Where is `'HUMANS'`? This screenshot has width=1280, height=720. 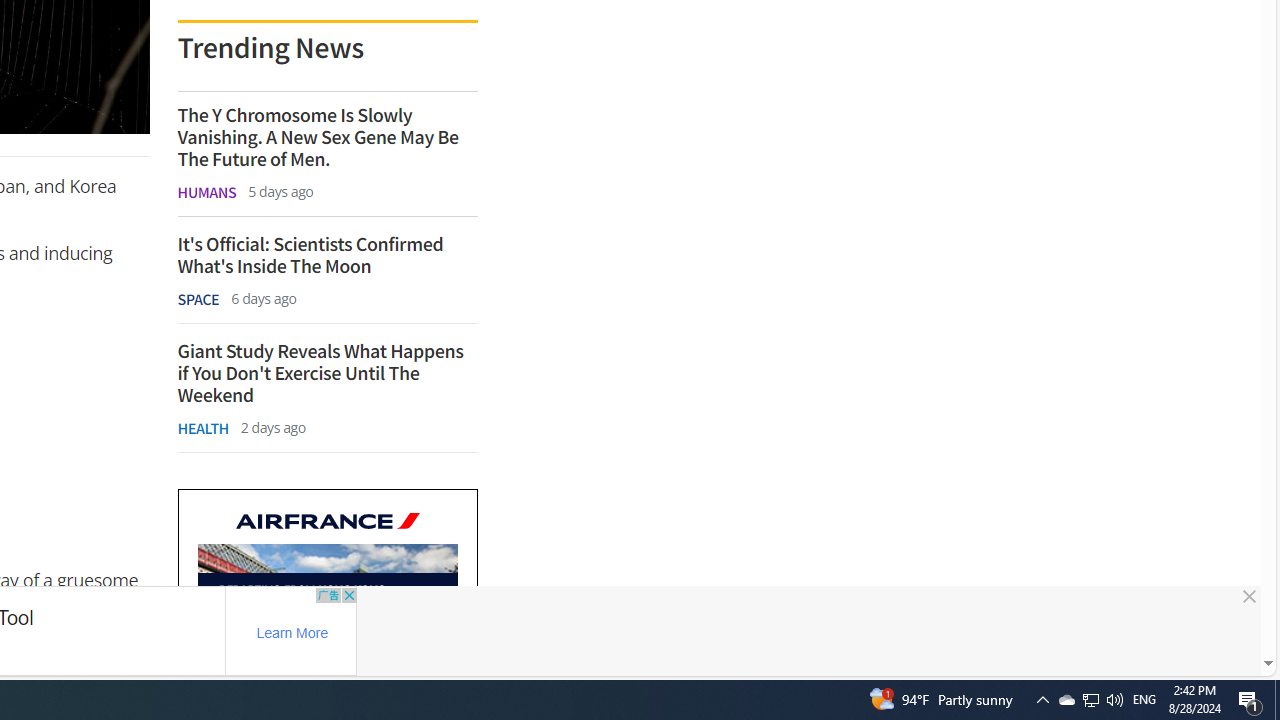
'HUMANS' is located at coordinates (206, 191).